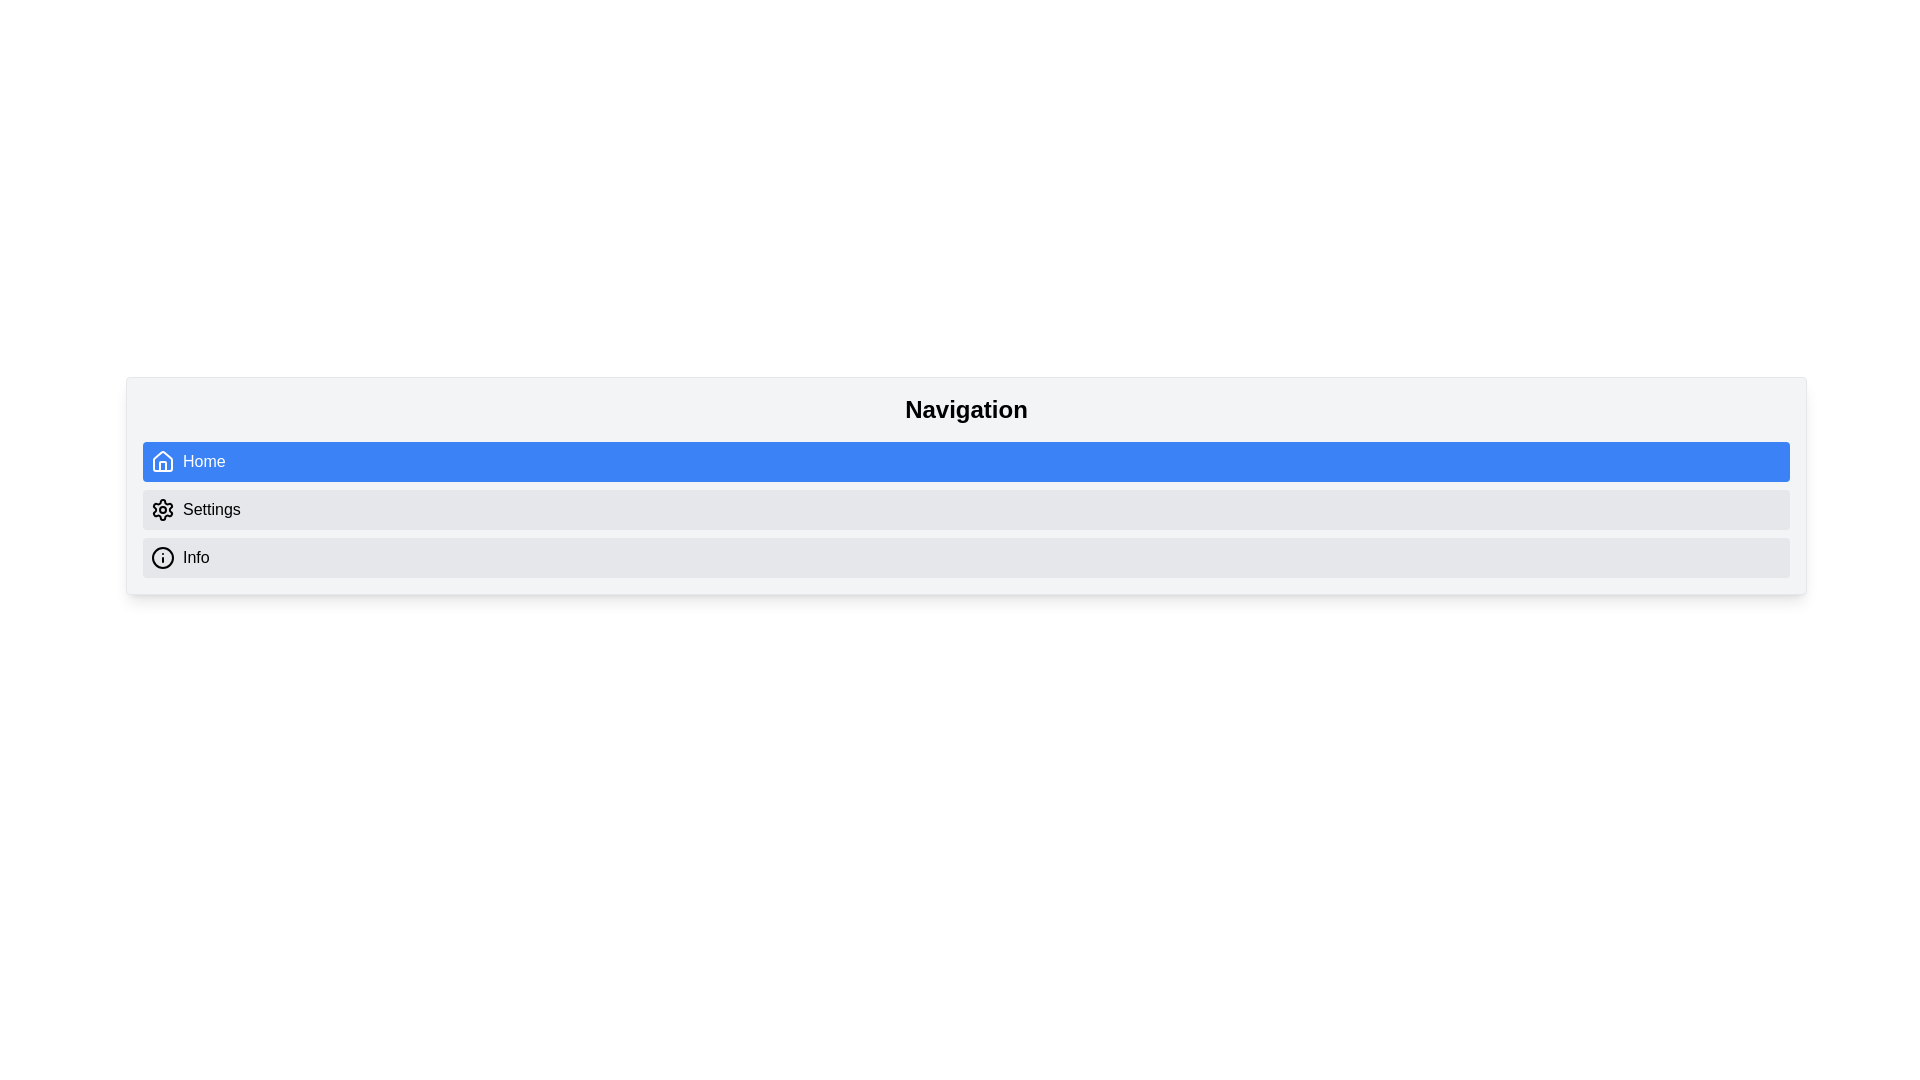 The height and width of the screenshot is (1080, 1920). I want to click on the 'Info' button, which is the third element in a vertical navigation layout, so click(966, 558).